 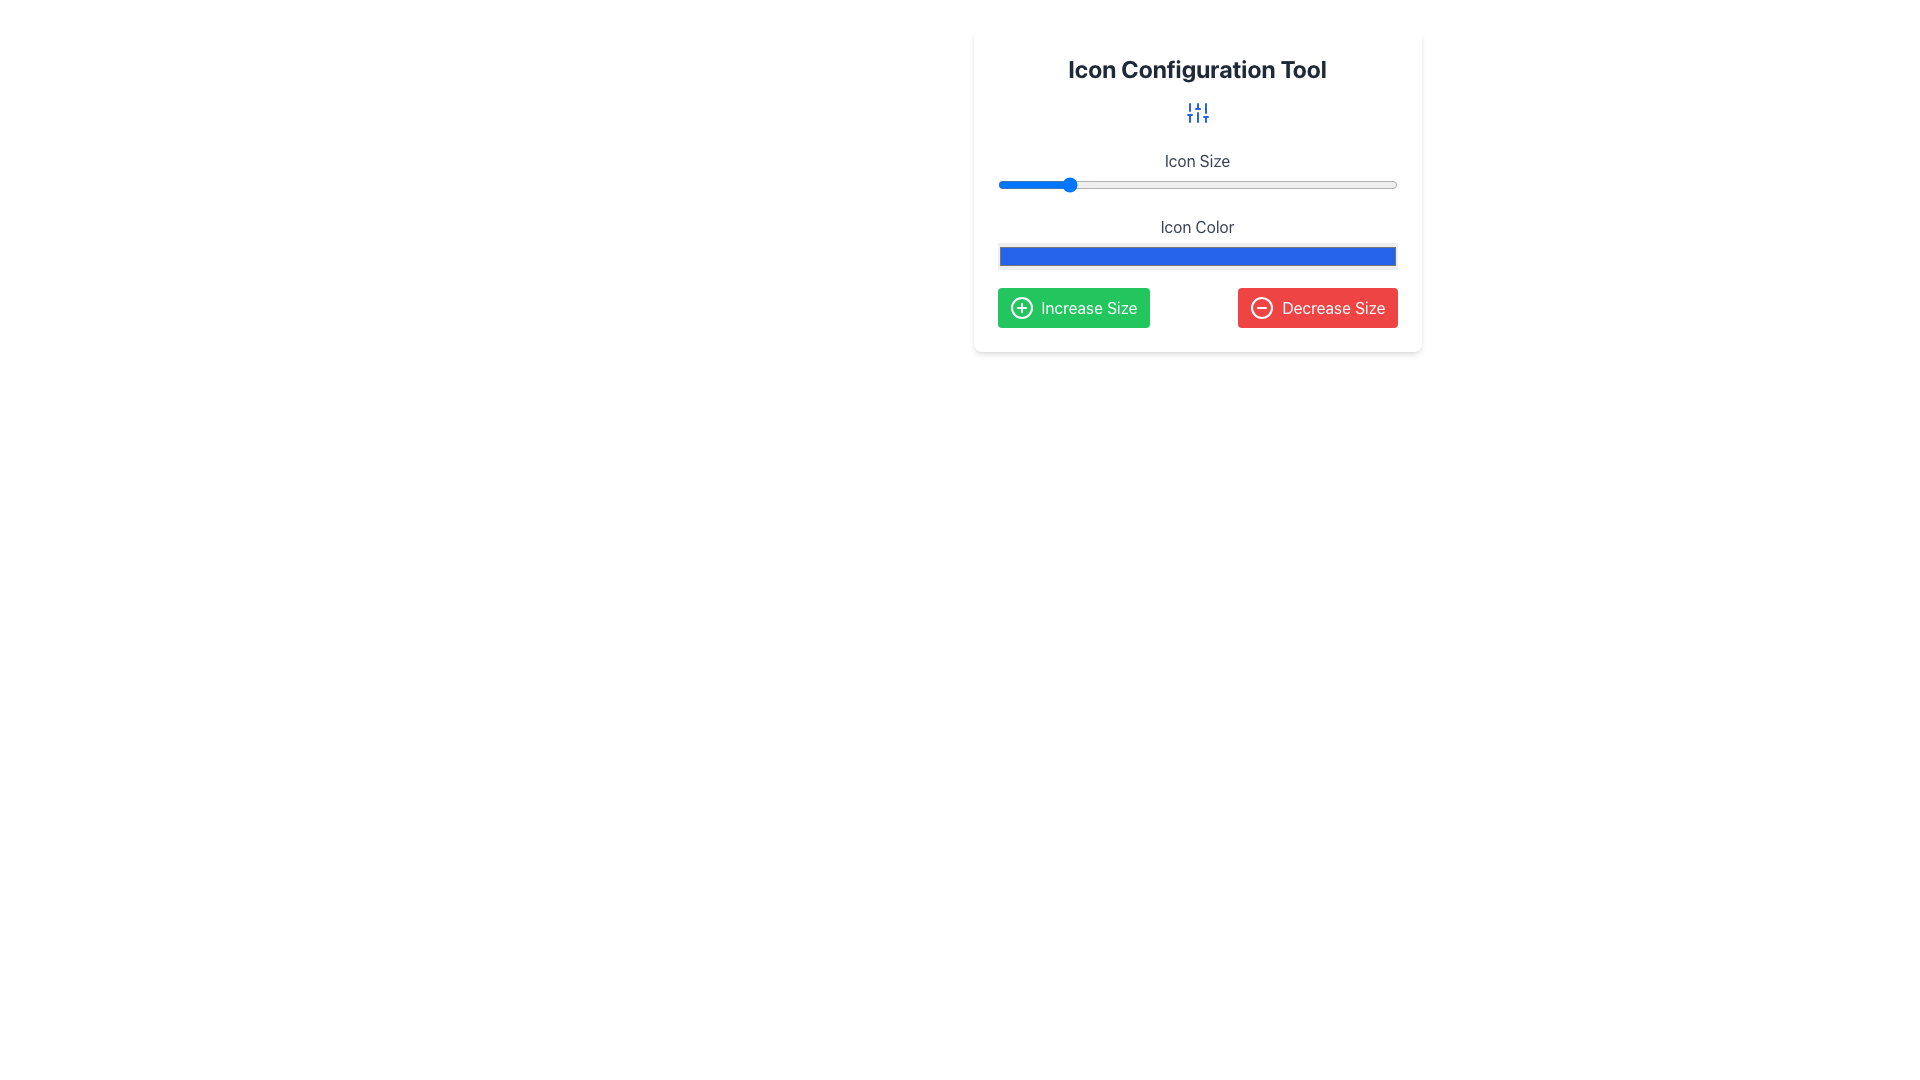 What do you see at coordinates (1289, 185) in the screenshot?
I see `icon size` at bounding box center [1289, 185].